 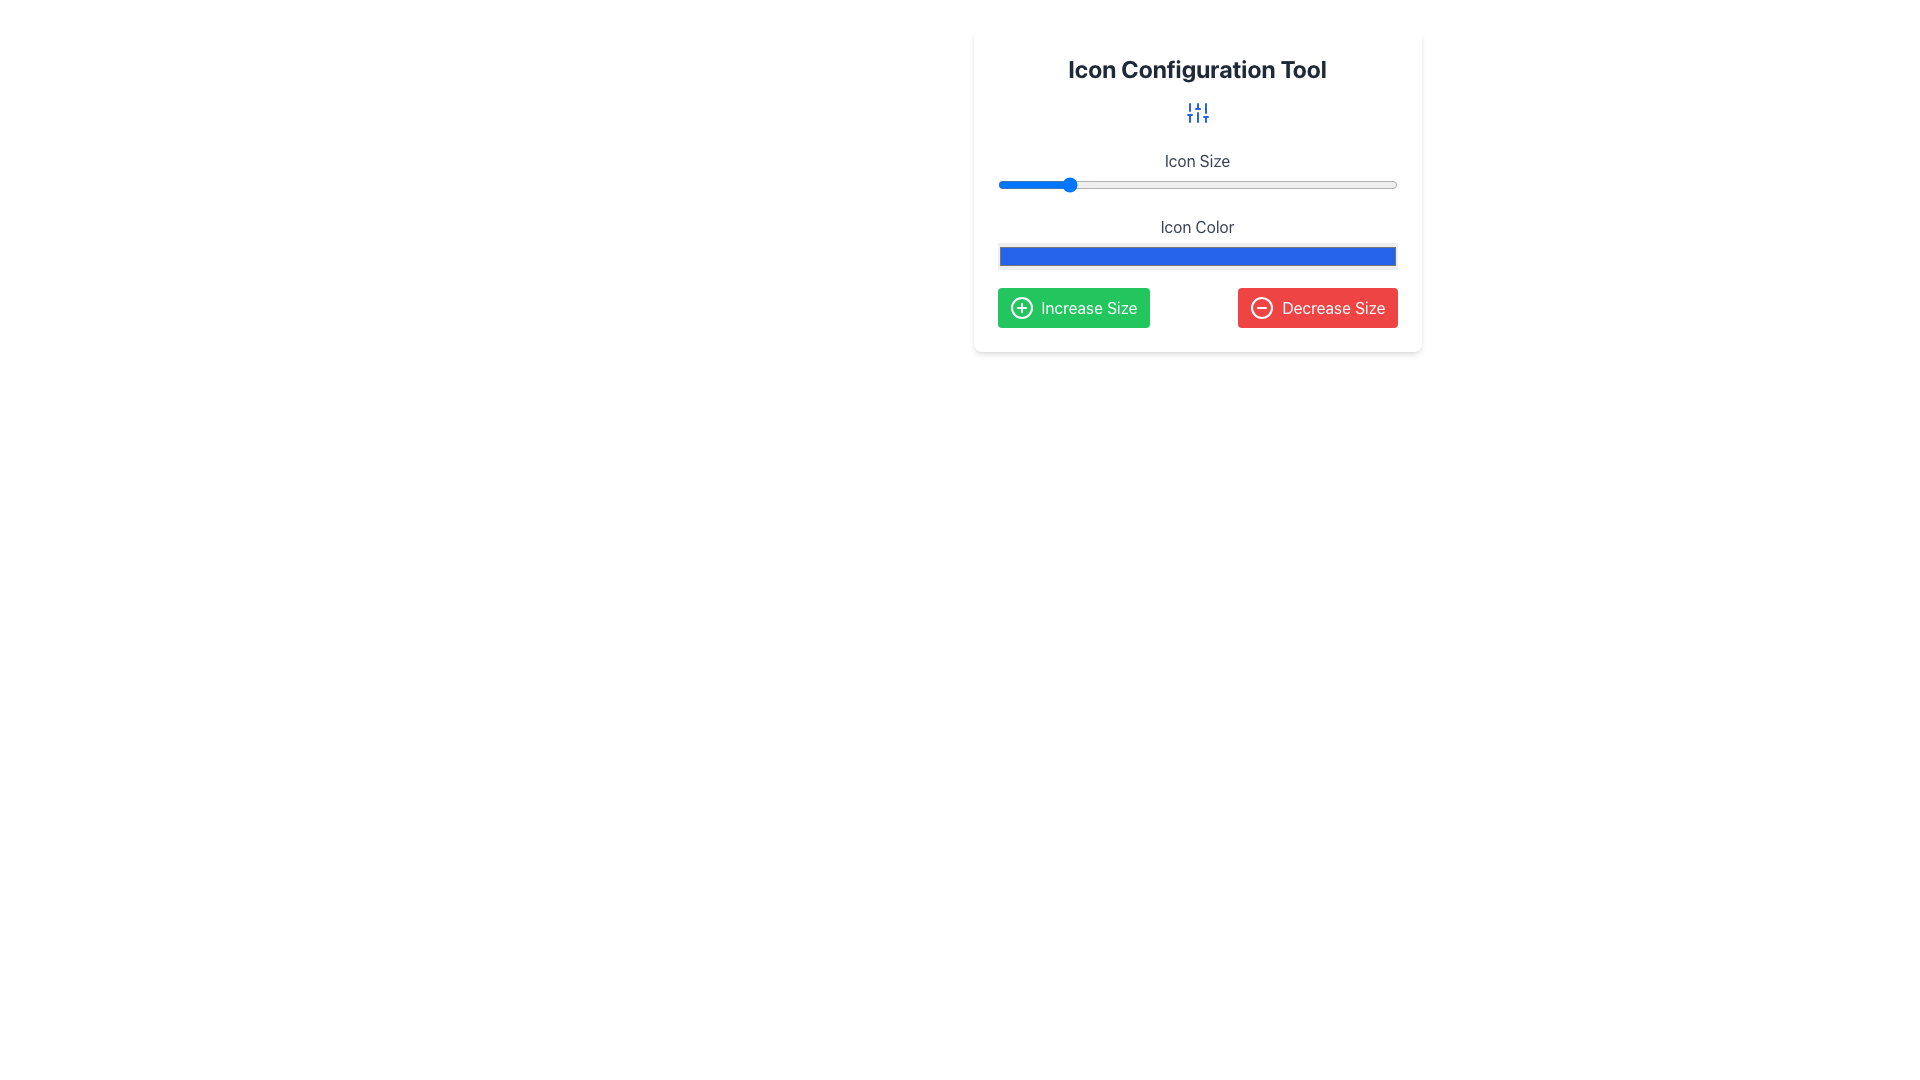 What do you see at coordinates (1289, 185) in the screenshot?
I see `icon size` at bounding box center [1289, 185].